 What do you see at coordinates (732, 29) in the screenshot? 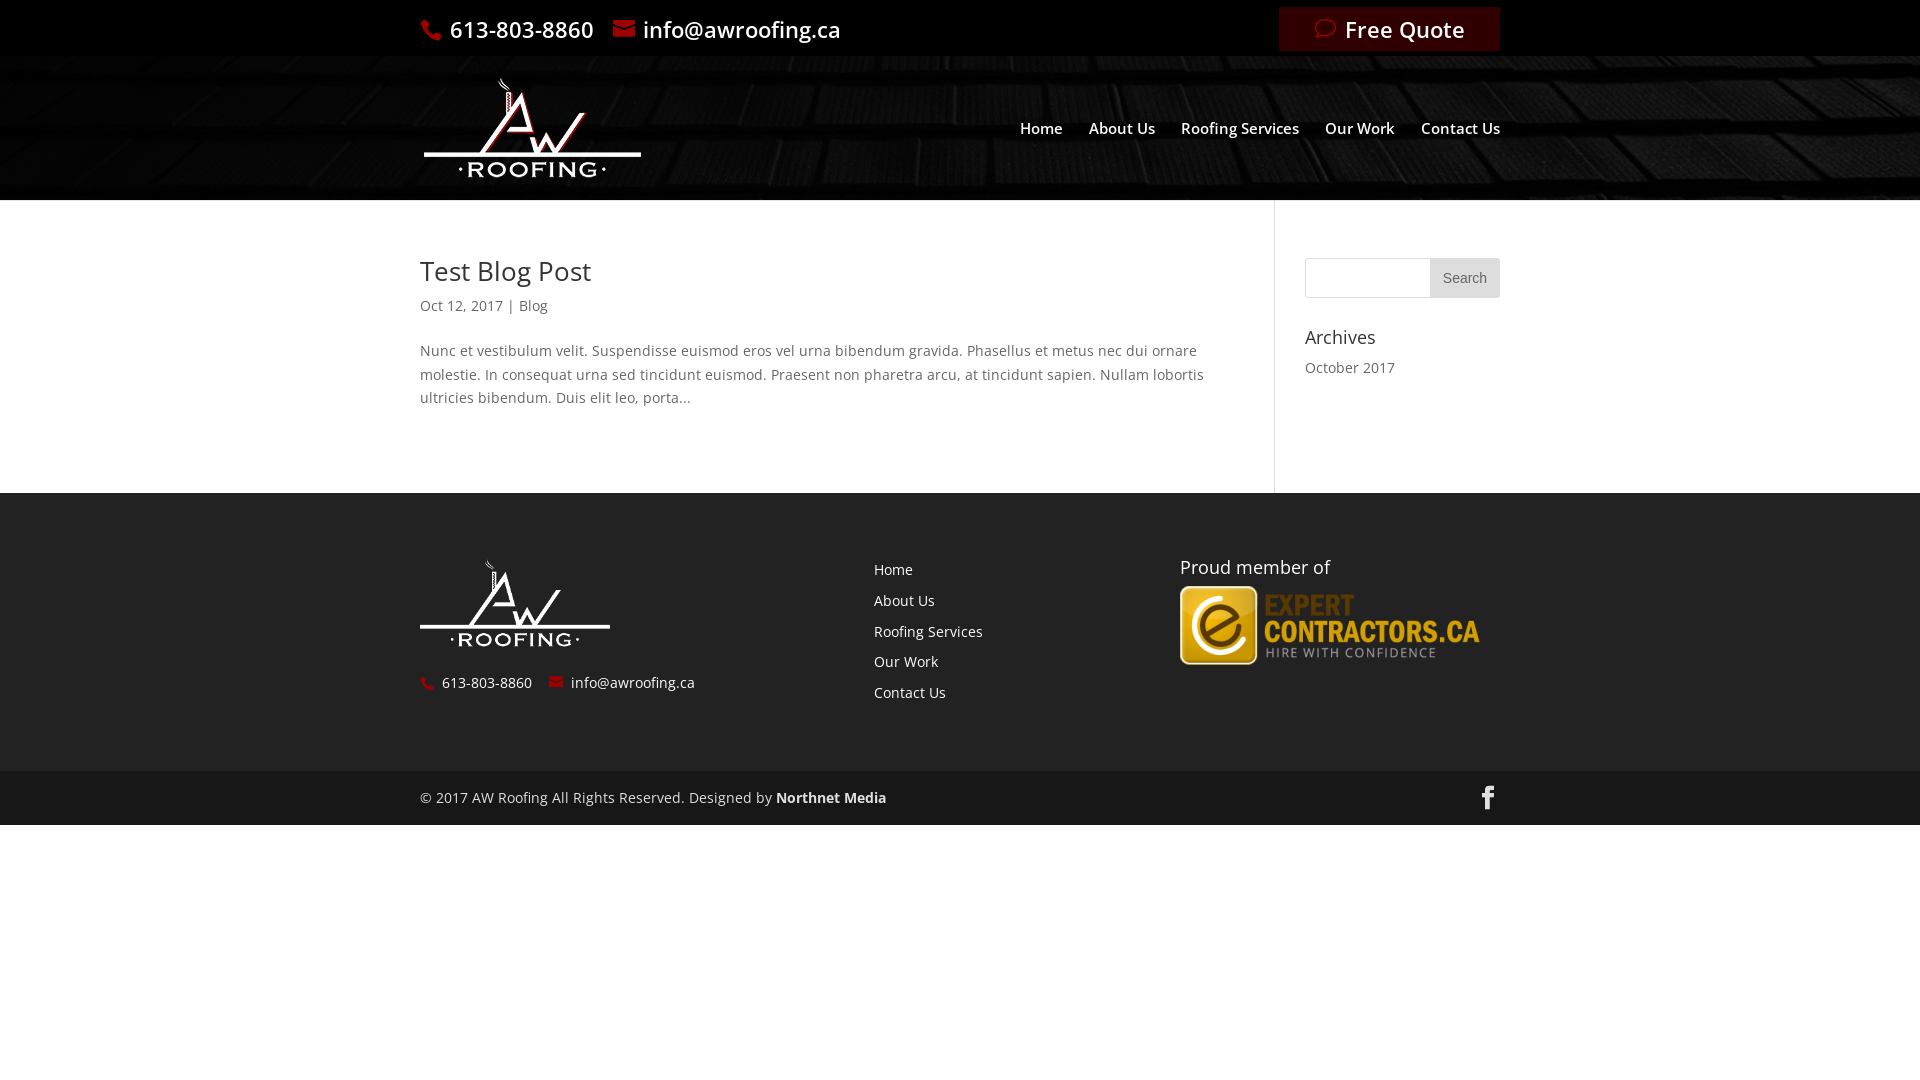
I see `'info@awroofing.ca'` at bounding box center [732, 29].